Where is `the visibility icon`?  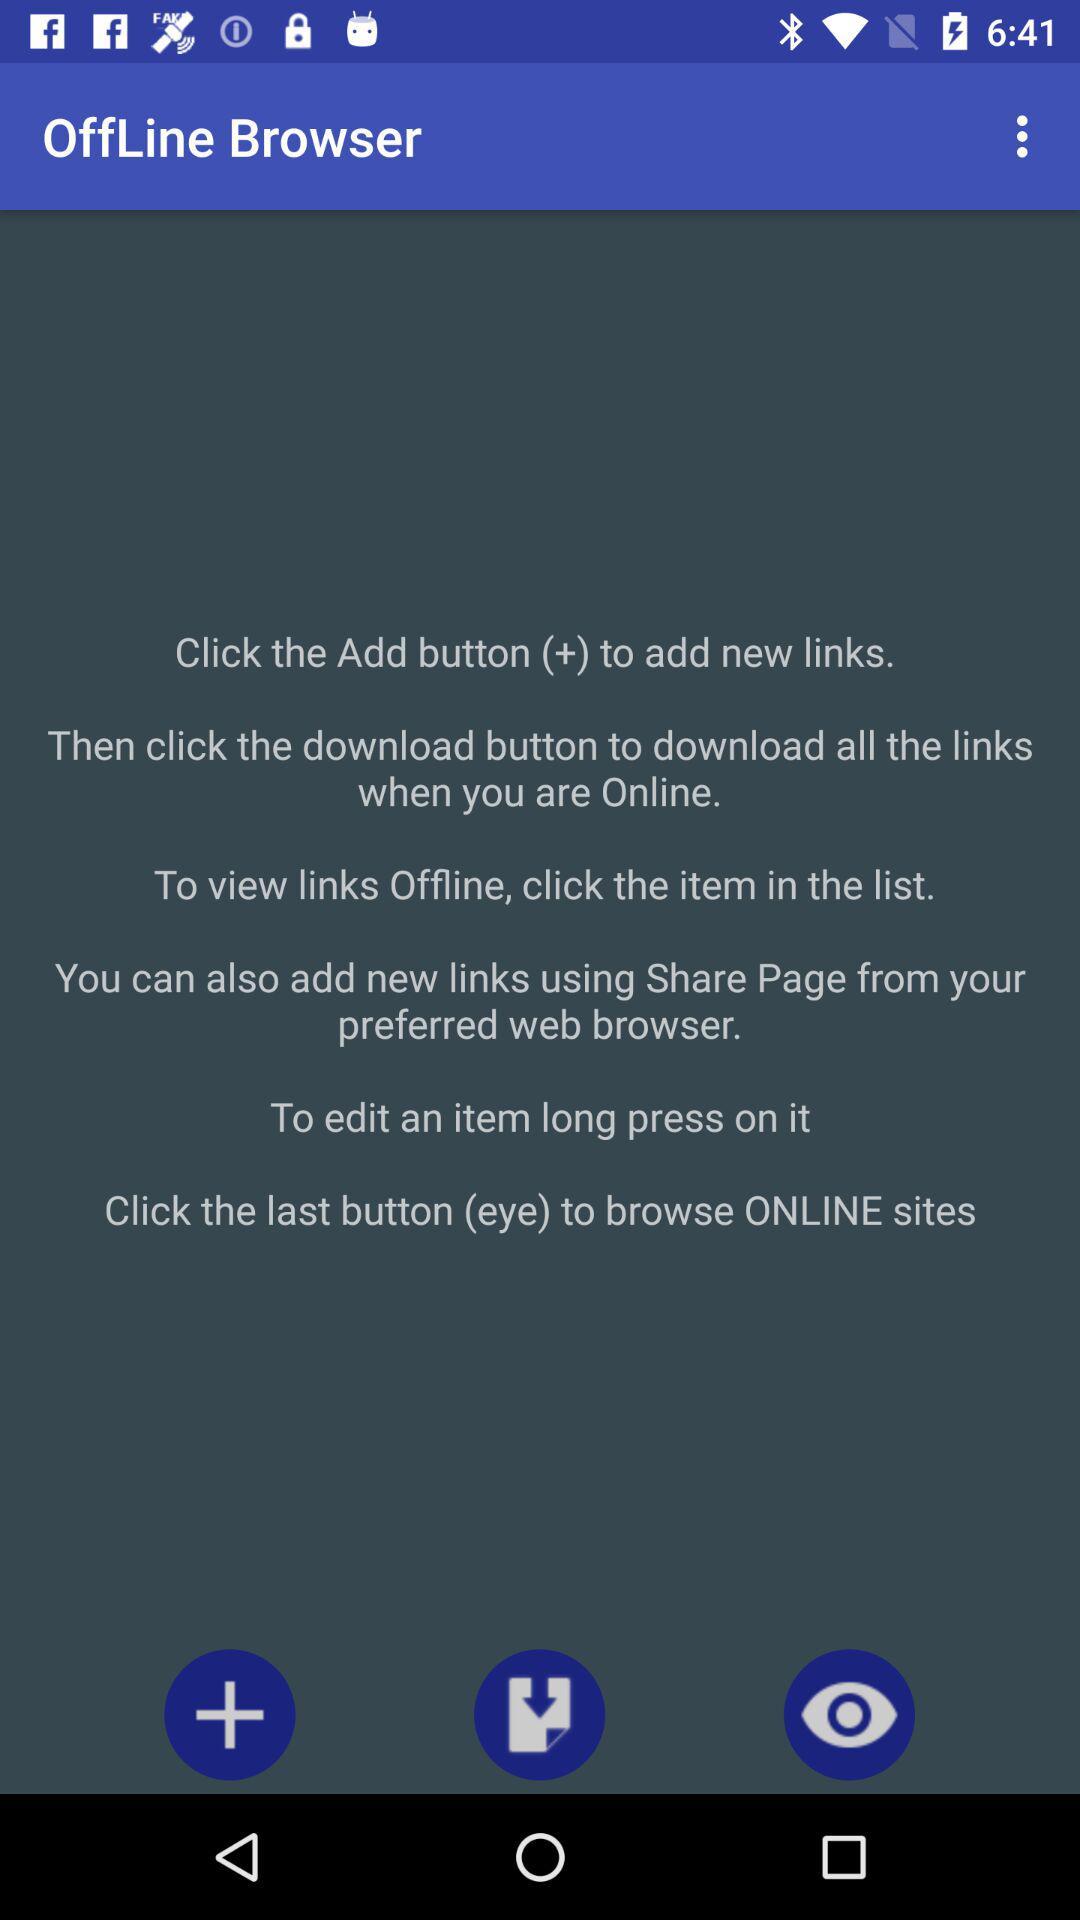 the visibility icon is located at coordinates (849, 1713).